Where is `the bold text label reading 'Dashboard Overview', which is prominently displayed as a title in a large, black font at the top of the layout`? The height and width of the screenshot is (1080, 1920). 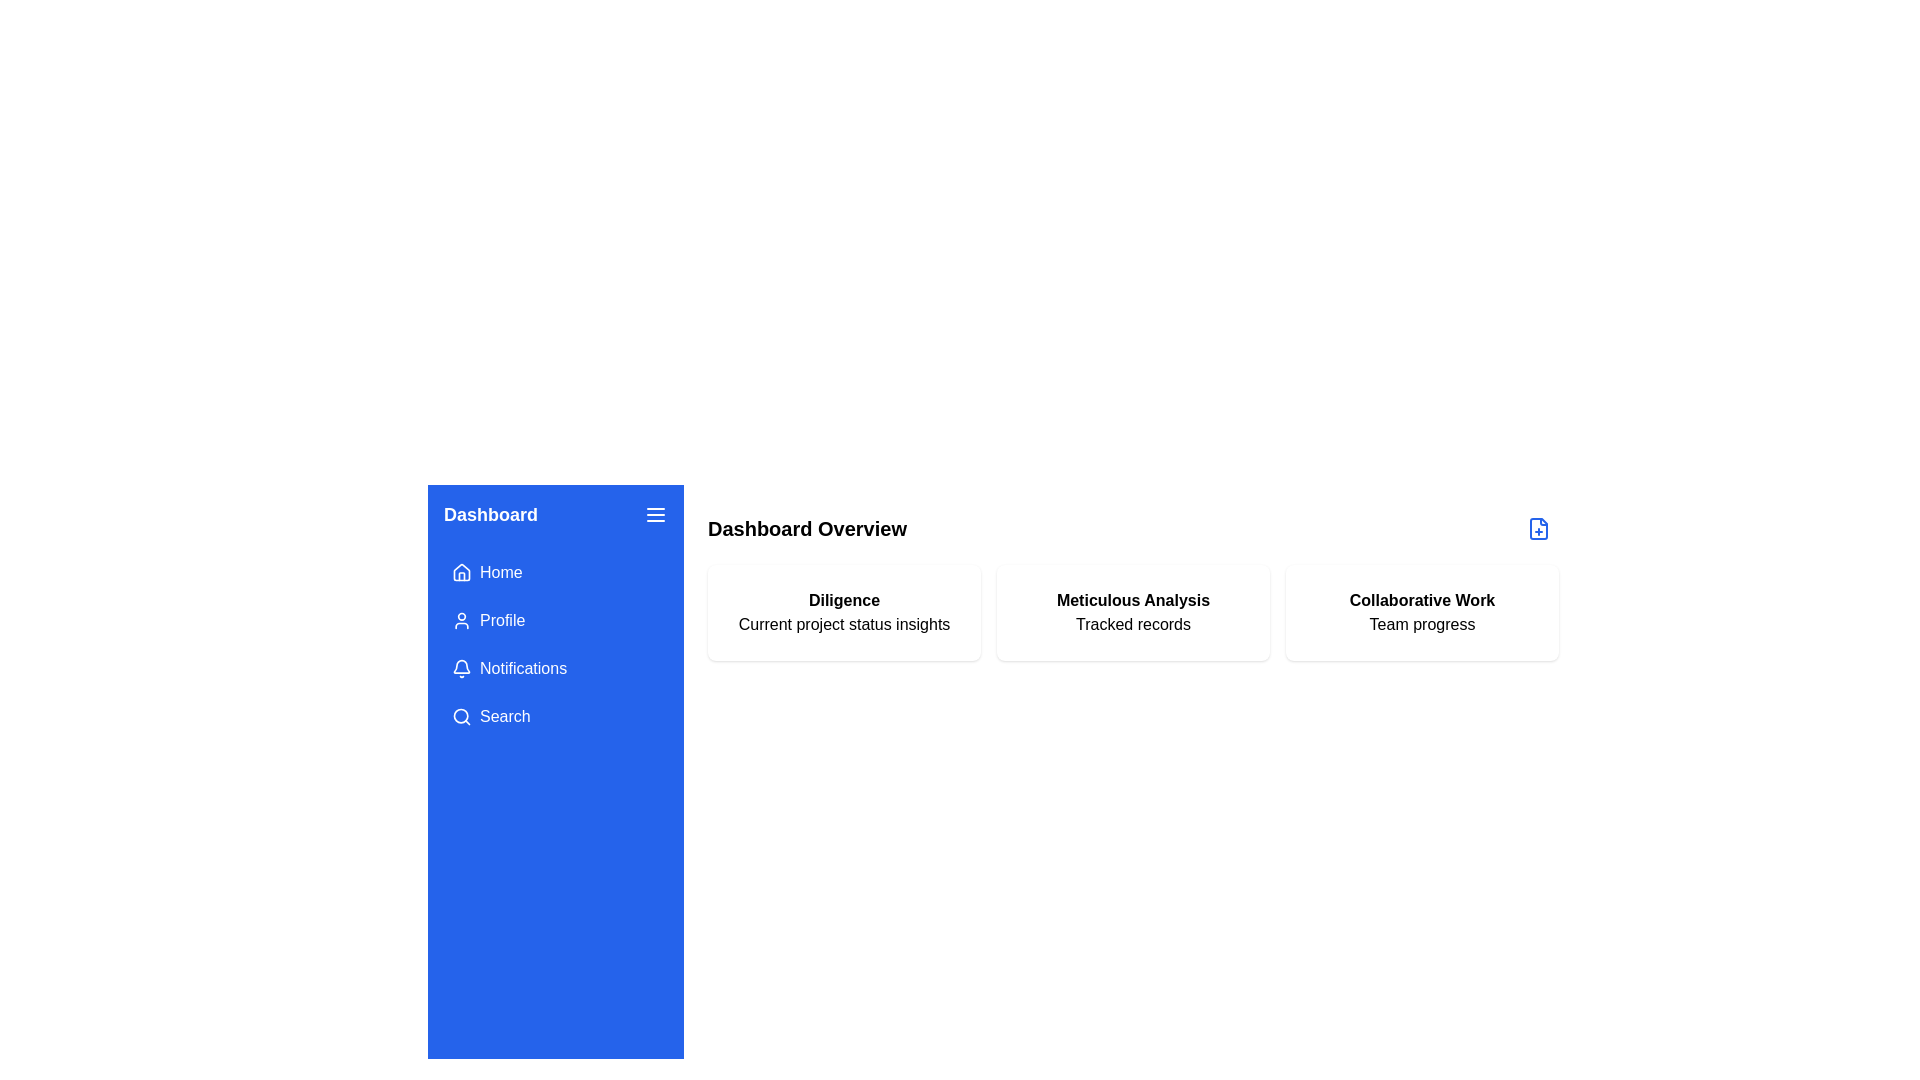 the bold text label reading 'Dashboard Overview', which is prominently displayed as a title in a large, black font at the top of the layout is located at coordinates (807, 527).